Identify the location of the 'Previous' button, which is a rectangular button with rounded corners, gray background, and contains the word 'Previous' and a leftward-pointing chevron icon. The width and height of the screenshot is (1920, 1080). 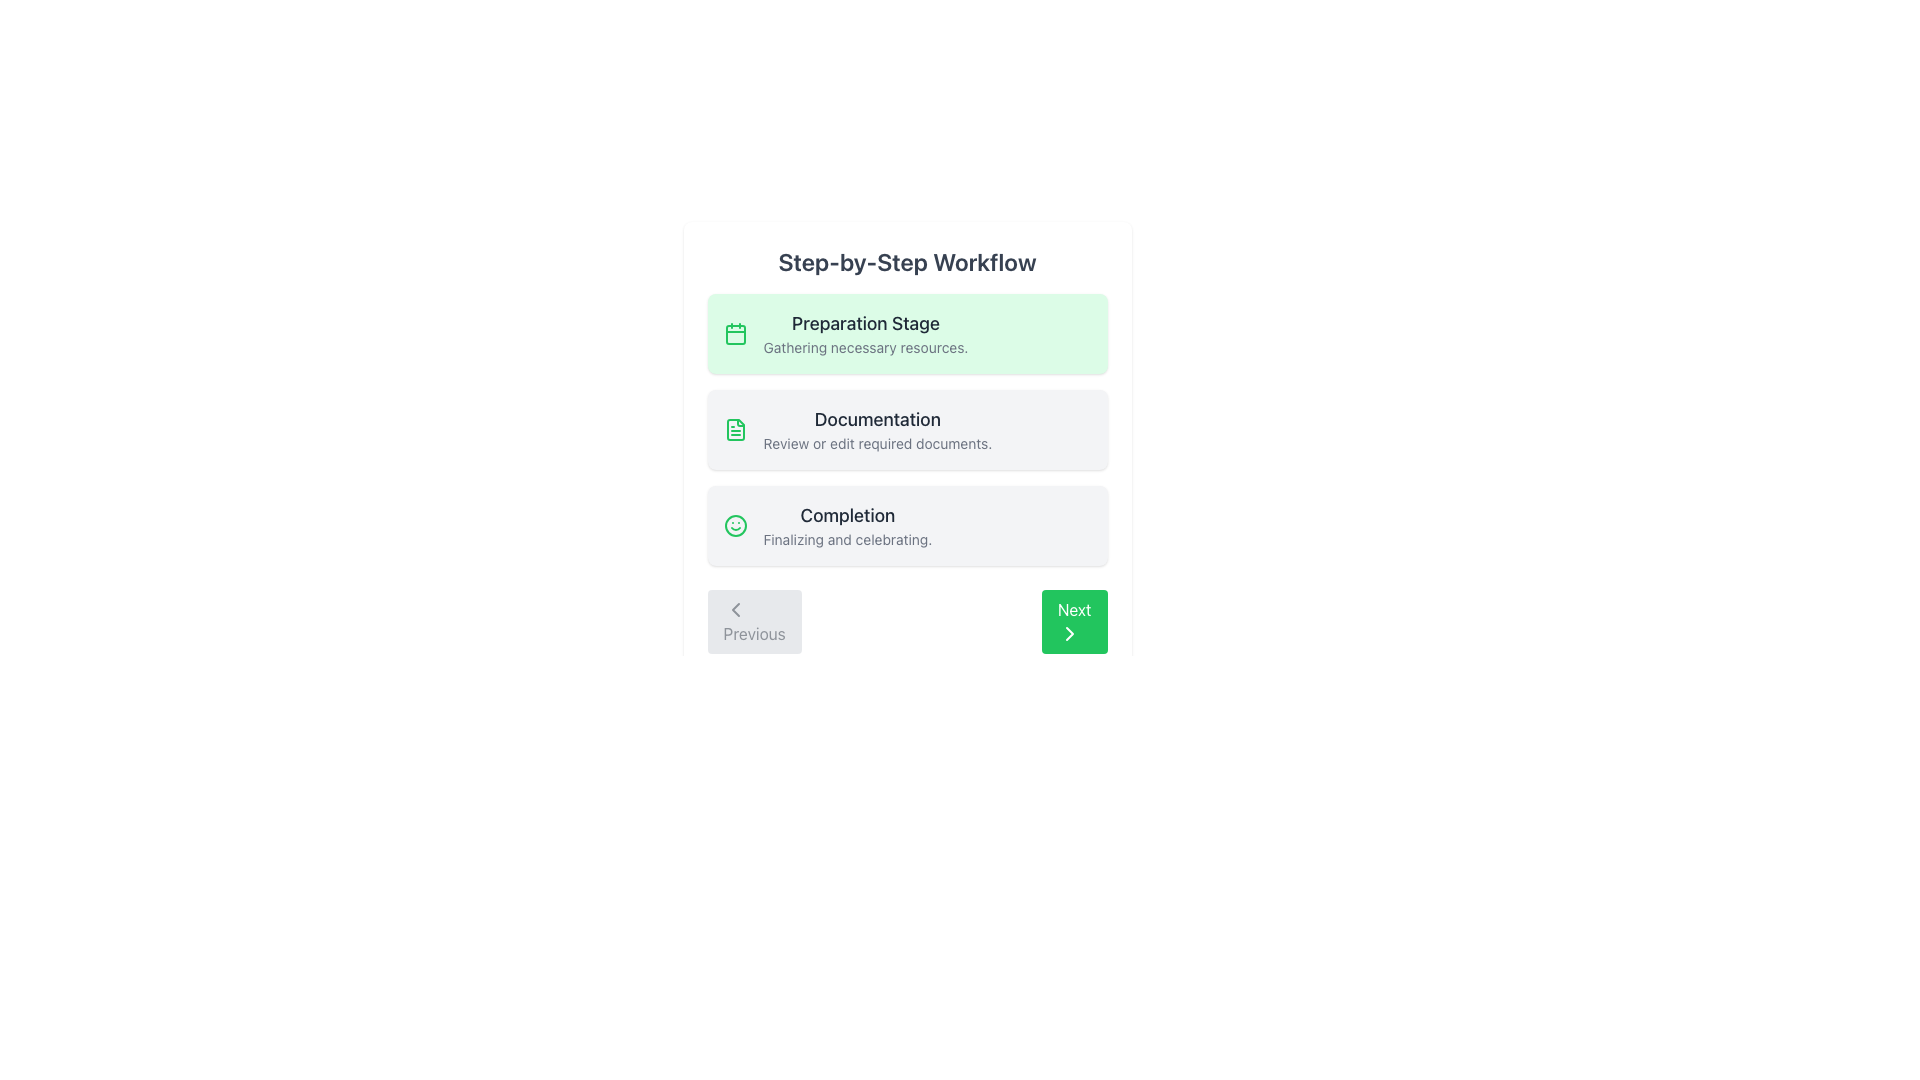
(753, 620).